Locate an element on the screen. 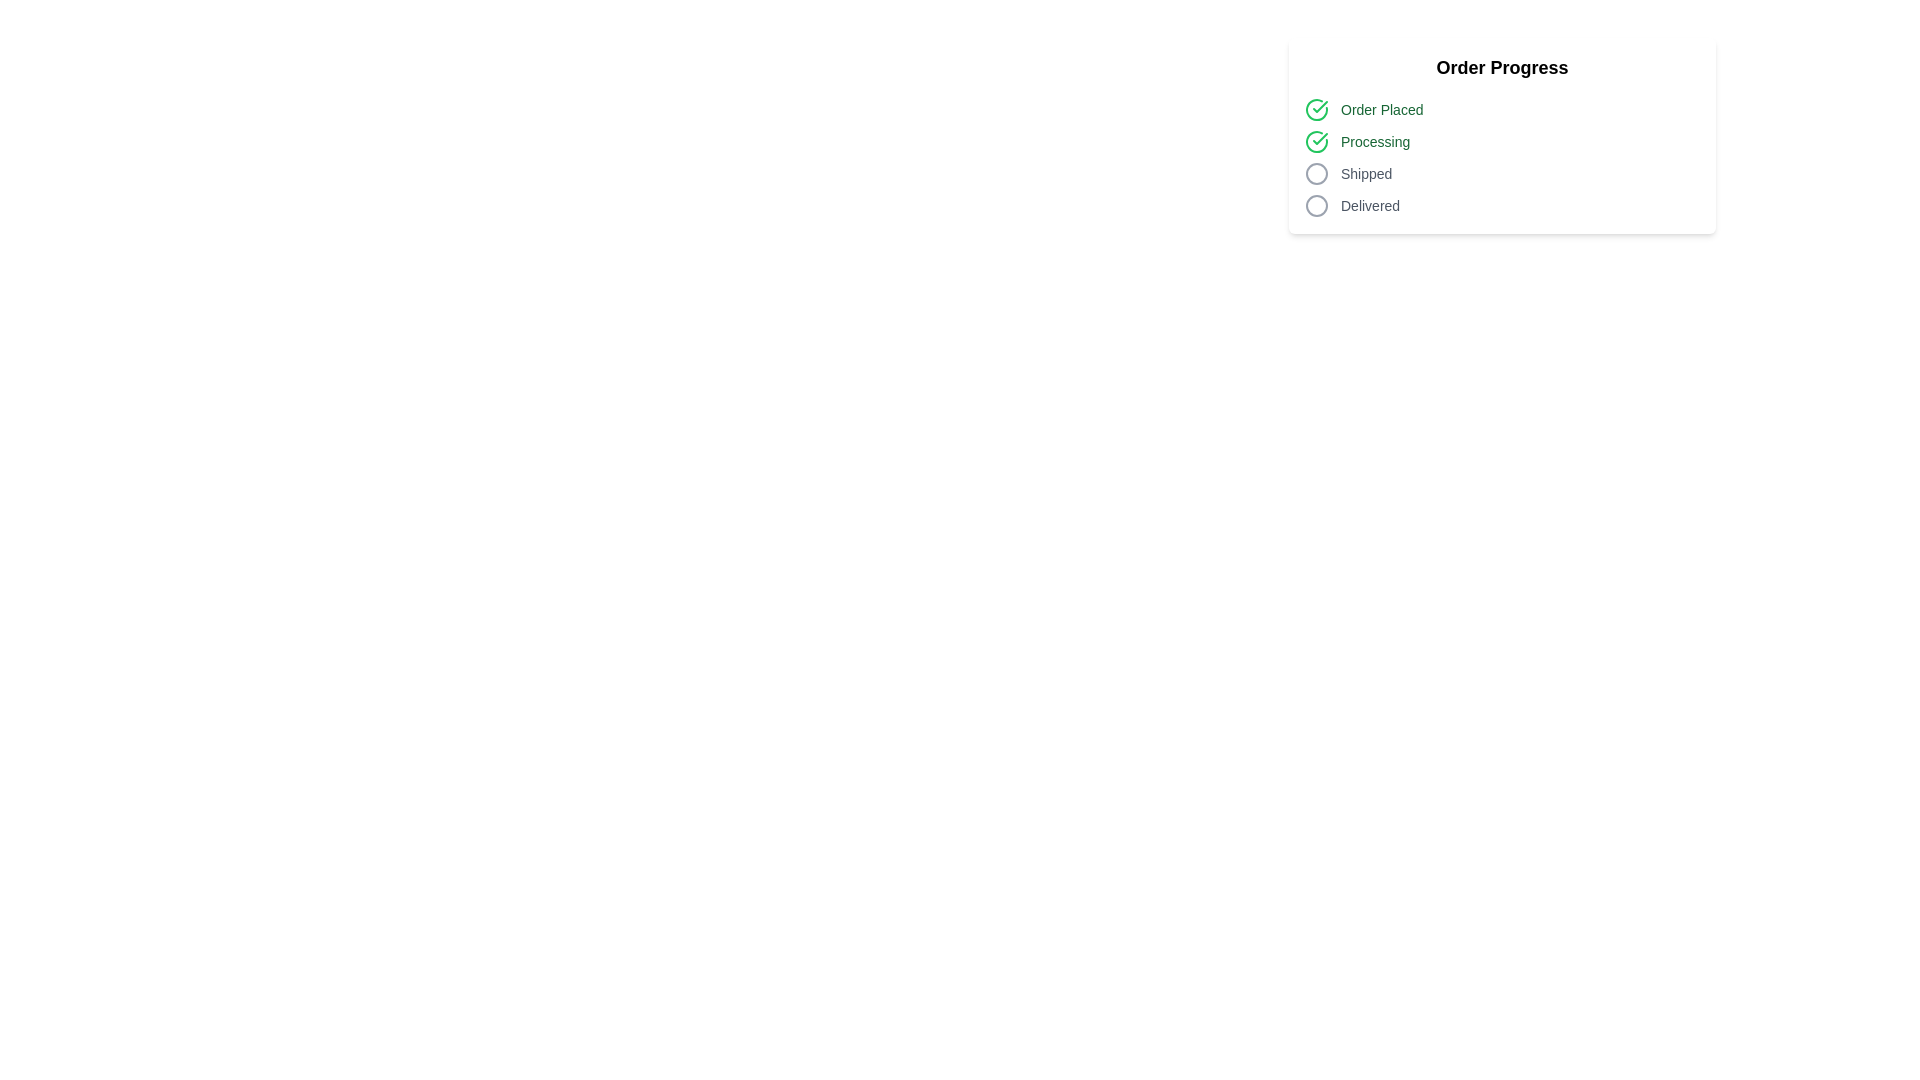 The width and height of the screenshot is (1920, 1080). the 'Processing' text label, which is the second item in the vertical list of order statuses, colored green and styled in a smaller font size is located at coordinates (1374, 141).